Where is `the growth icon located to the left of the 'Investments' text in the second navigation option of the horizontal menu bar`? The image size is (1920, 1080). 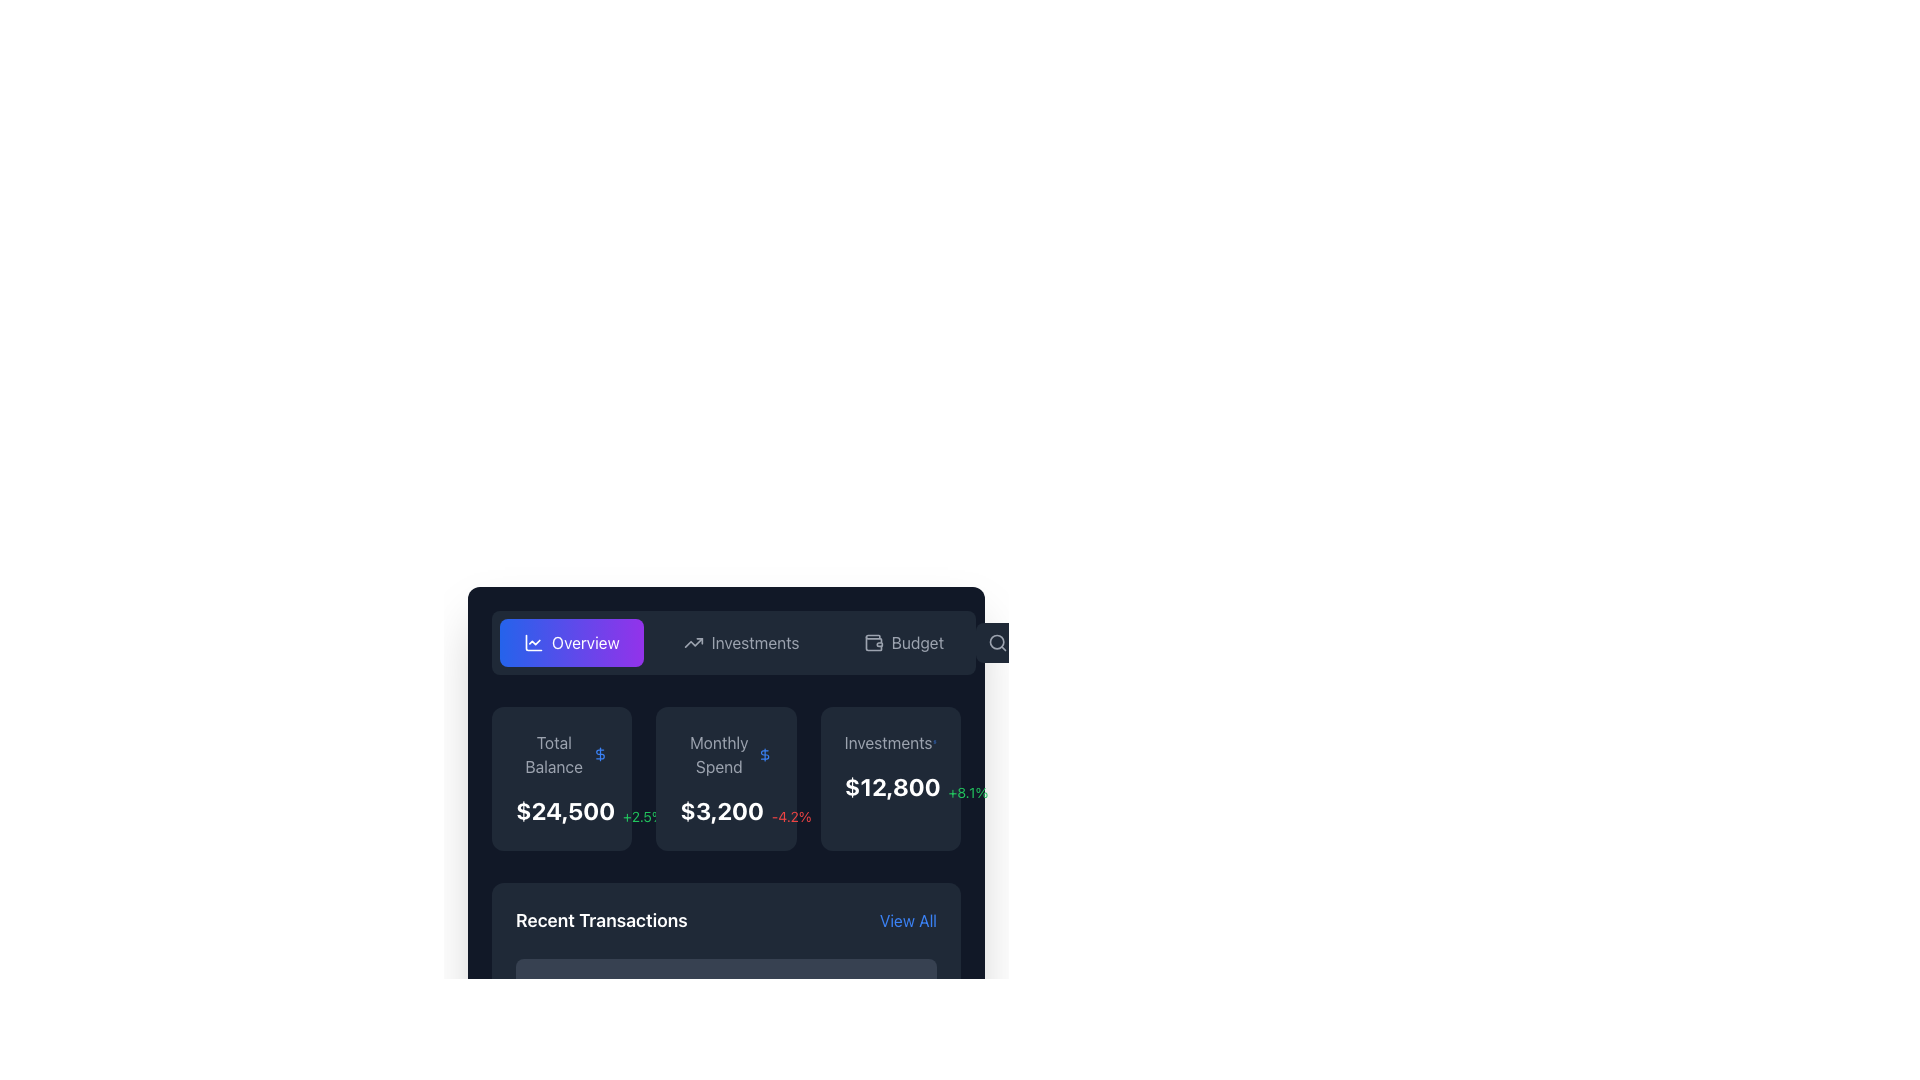
the growth icon located to the left of the 'Investments' text in the second navigation option of the horizontal menu bar is located at coordinates (693, 643).